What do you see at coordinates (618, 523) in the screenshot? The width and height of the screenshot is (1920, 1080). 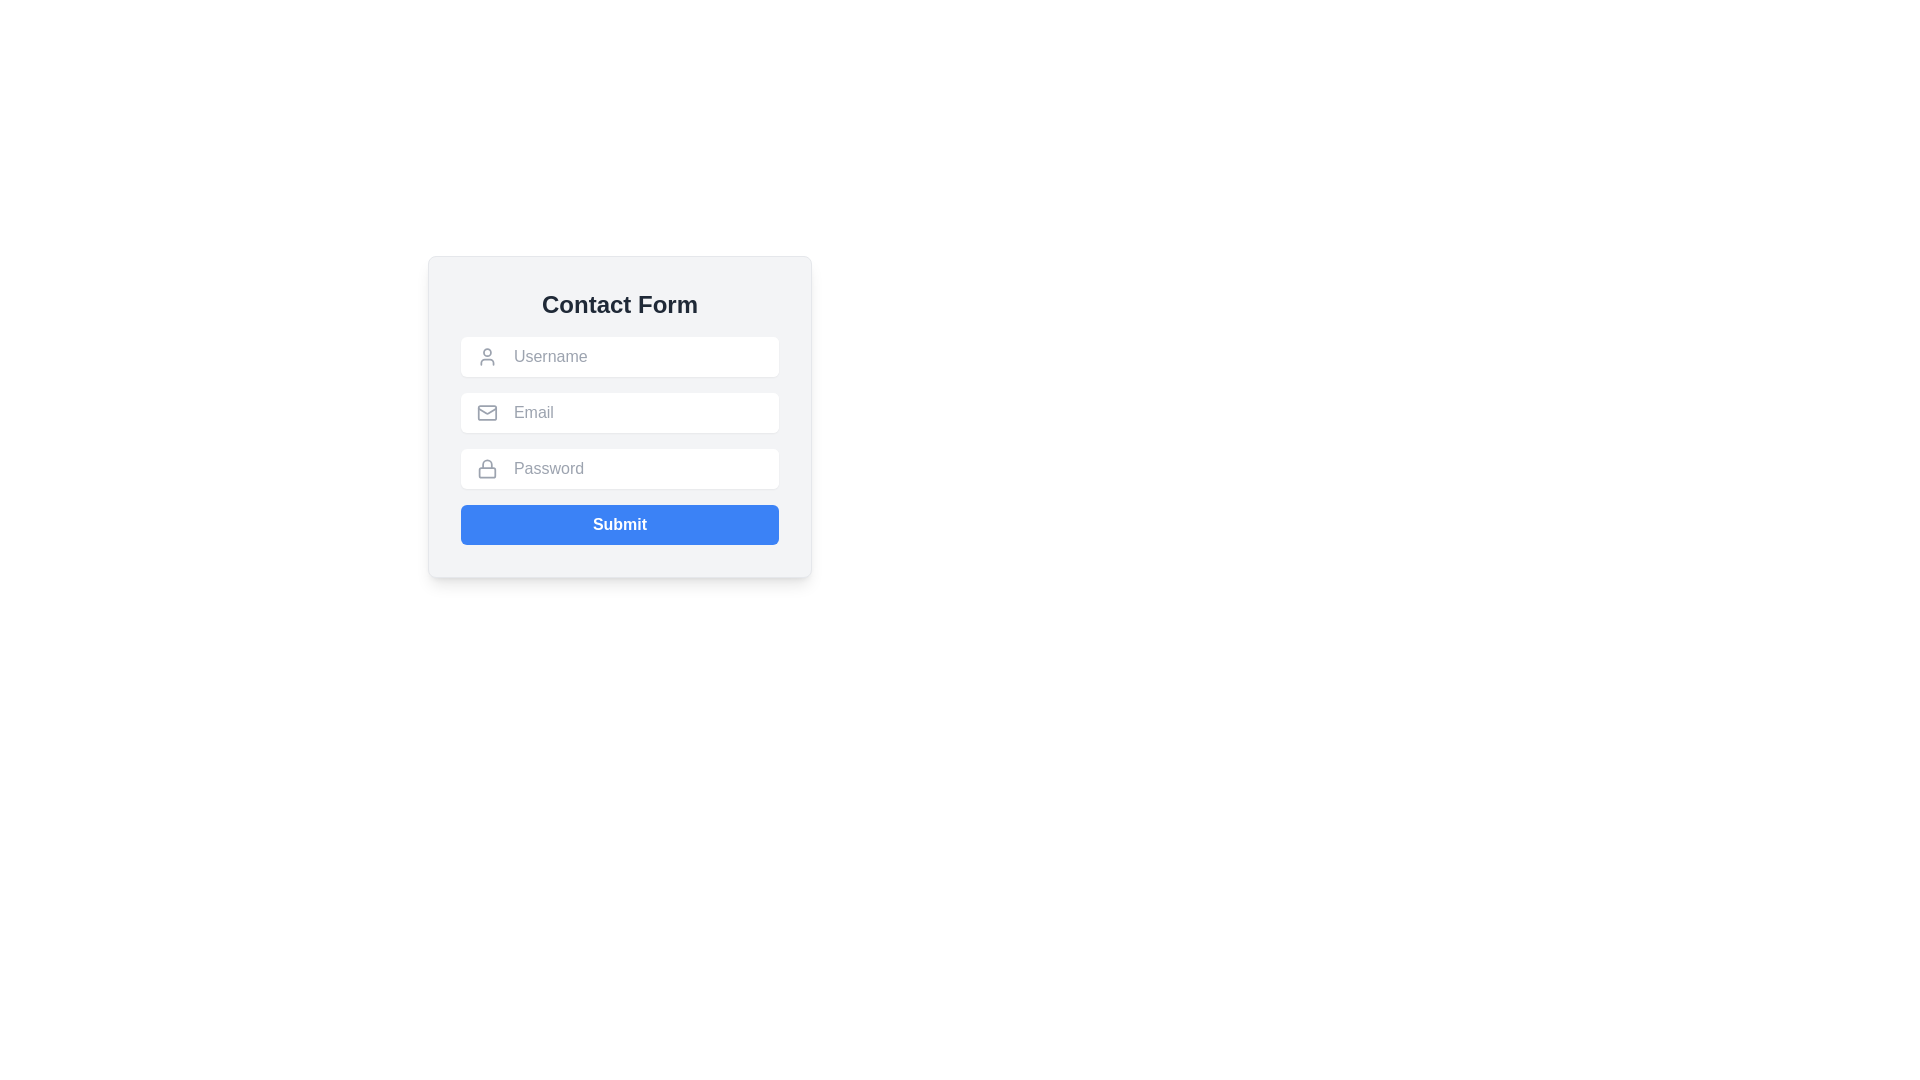 I see `the 'Submit' button with a blue background and rounded corners to trigger its visual hover state` at bounding box center [618, 523].